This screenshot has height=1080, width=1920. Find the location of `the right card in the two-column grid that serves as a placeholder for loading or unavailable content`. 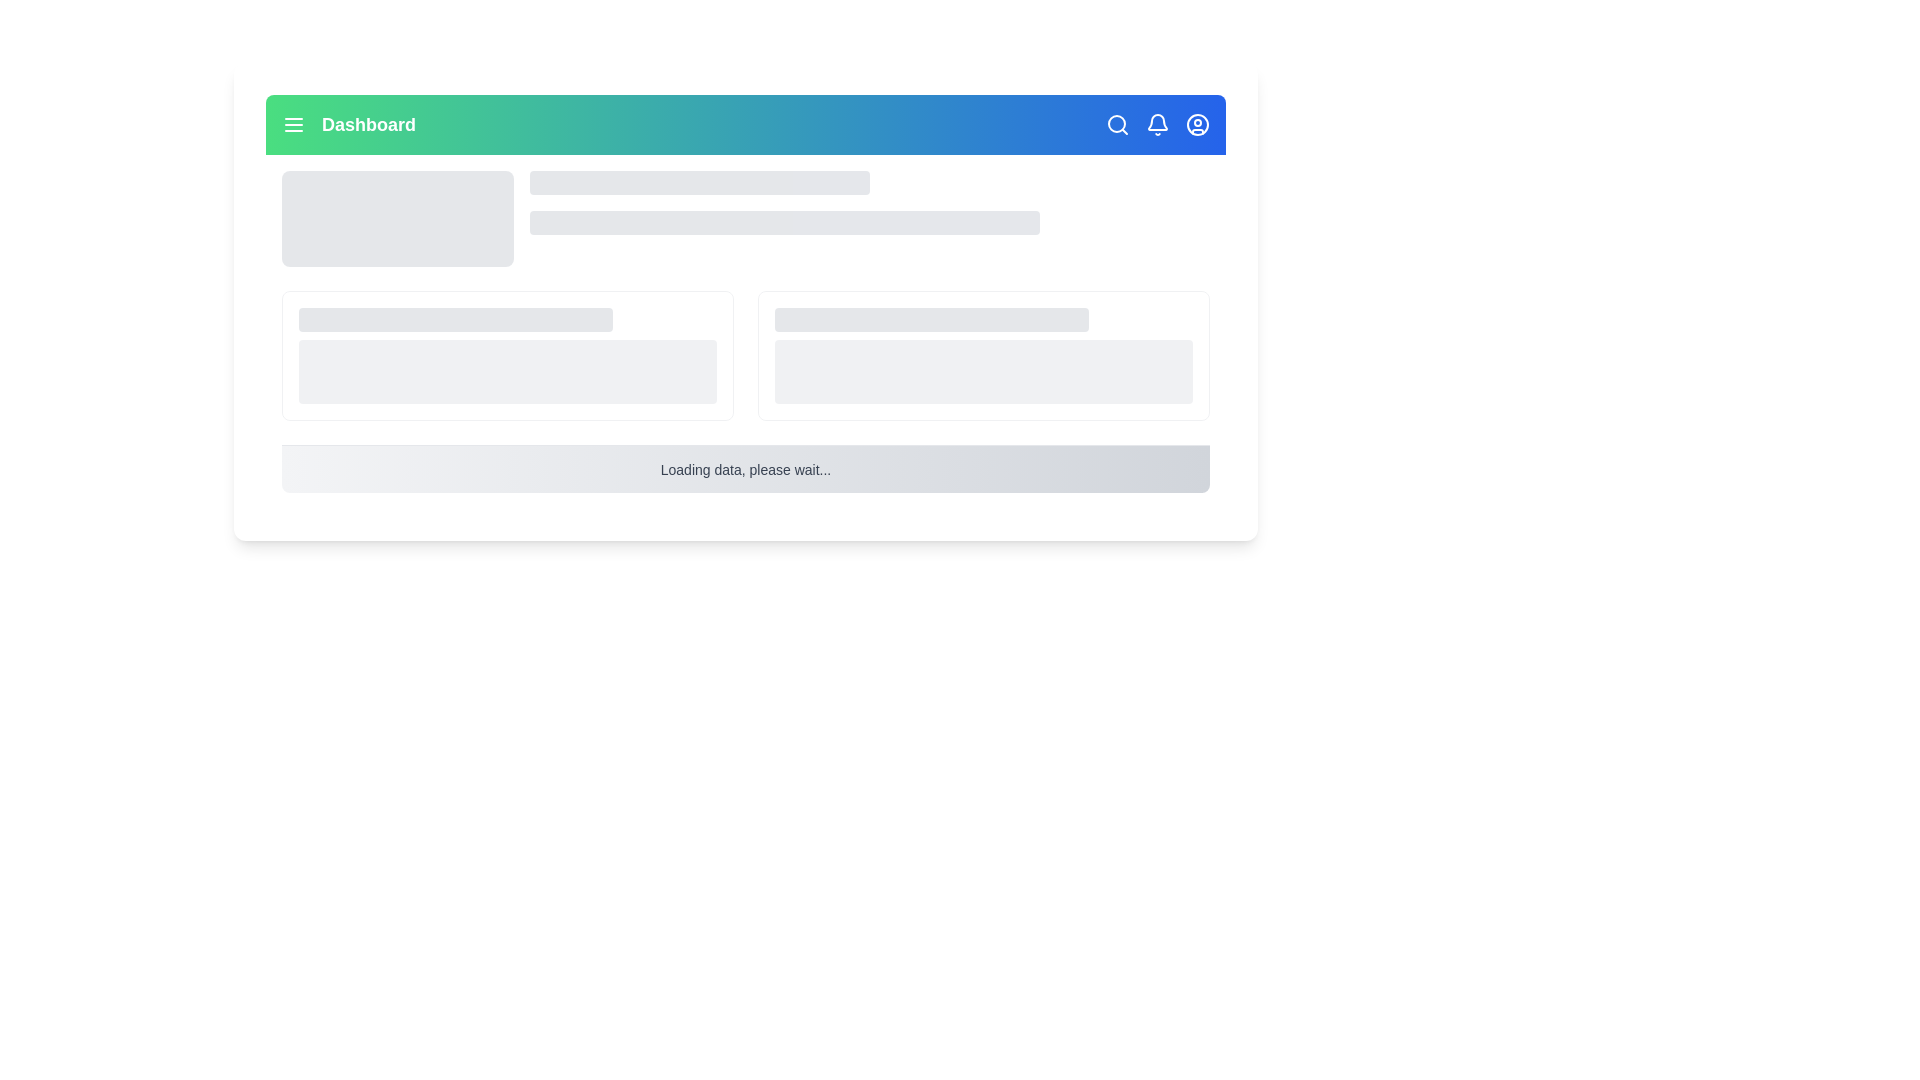

the right card in the two-column grid that serves as a placeholder for loading or unavailable content is located at coordinates (983, 354).